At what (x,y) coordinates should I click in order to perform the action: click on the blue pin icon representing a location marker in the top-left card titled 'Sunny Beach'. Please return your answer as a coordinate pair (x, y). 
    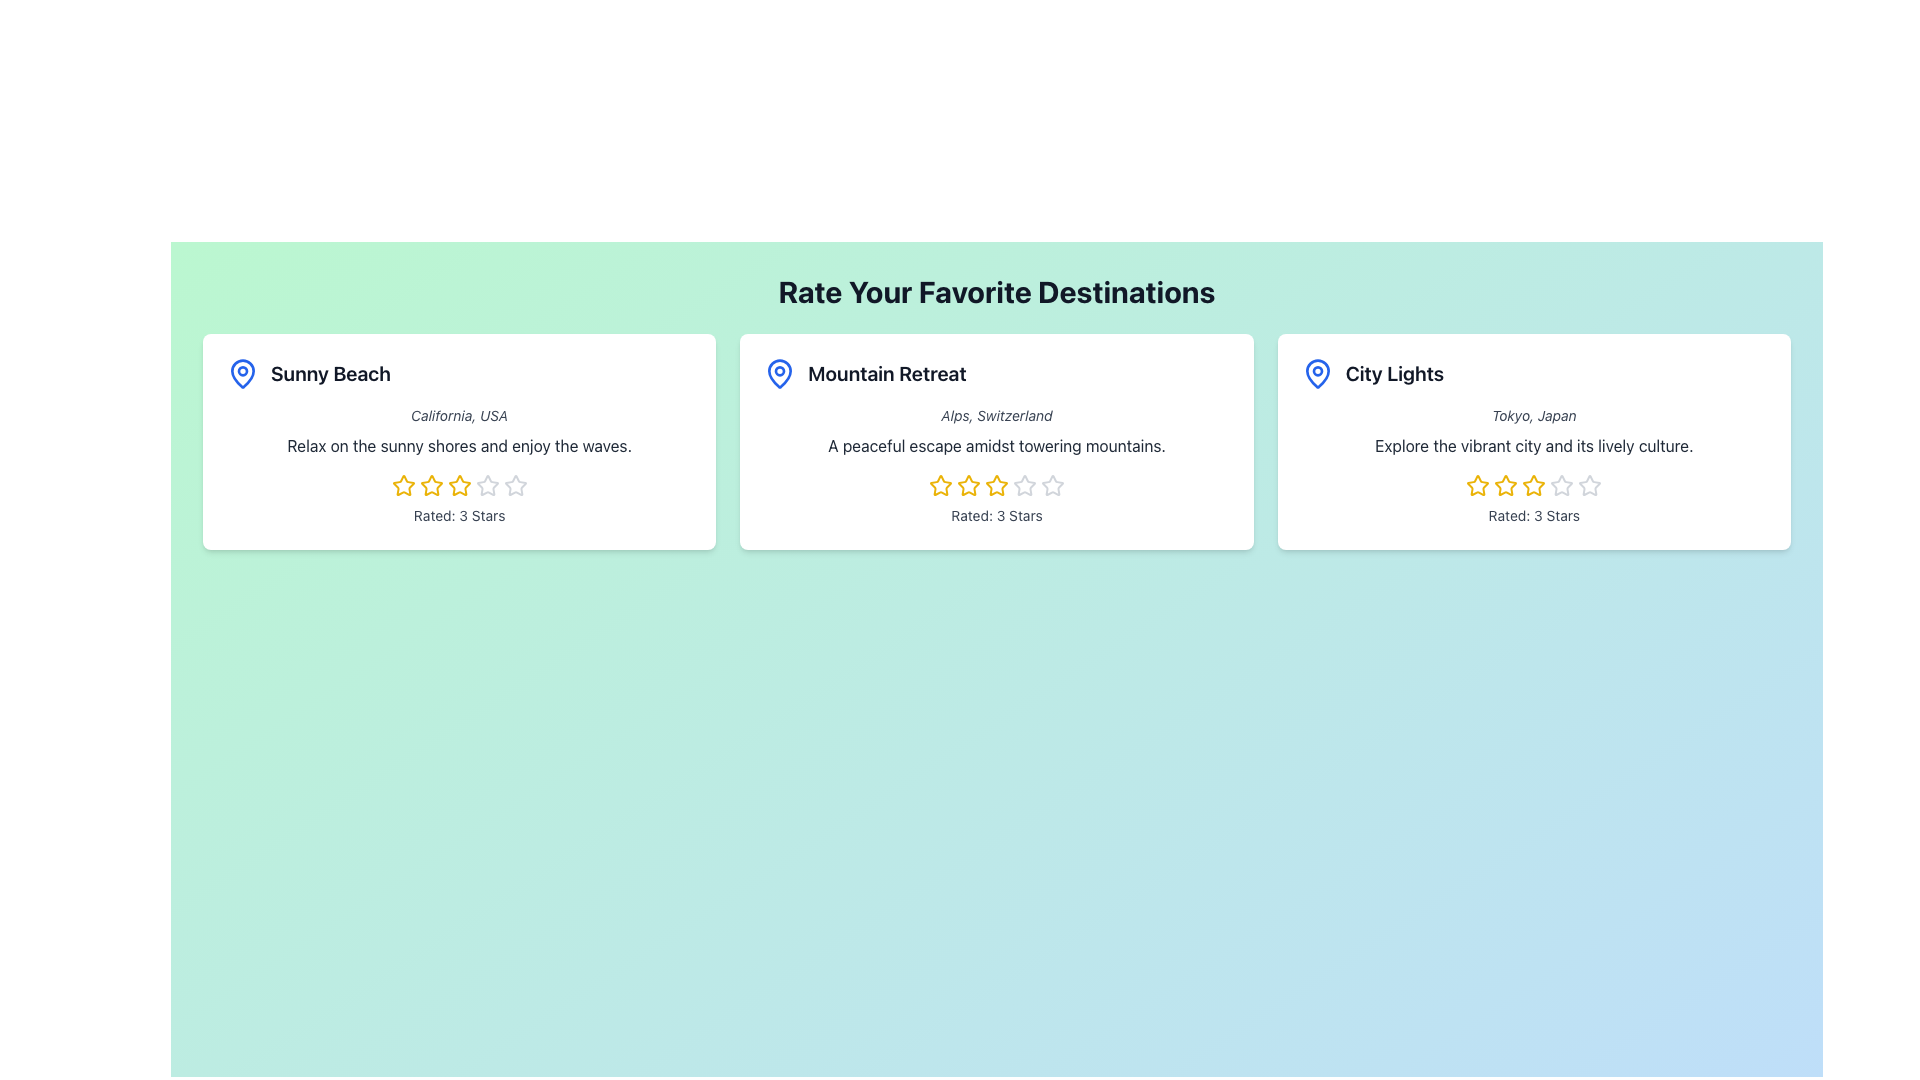
    Looking at the image, I should click on (242, 373).